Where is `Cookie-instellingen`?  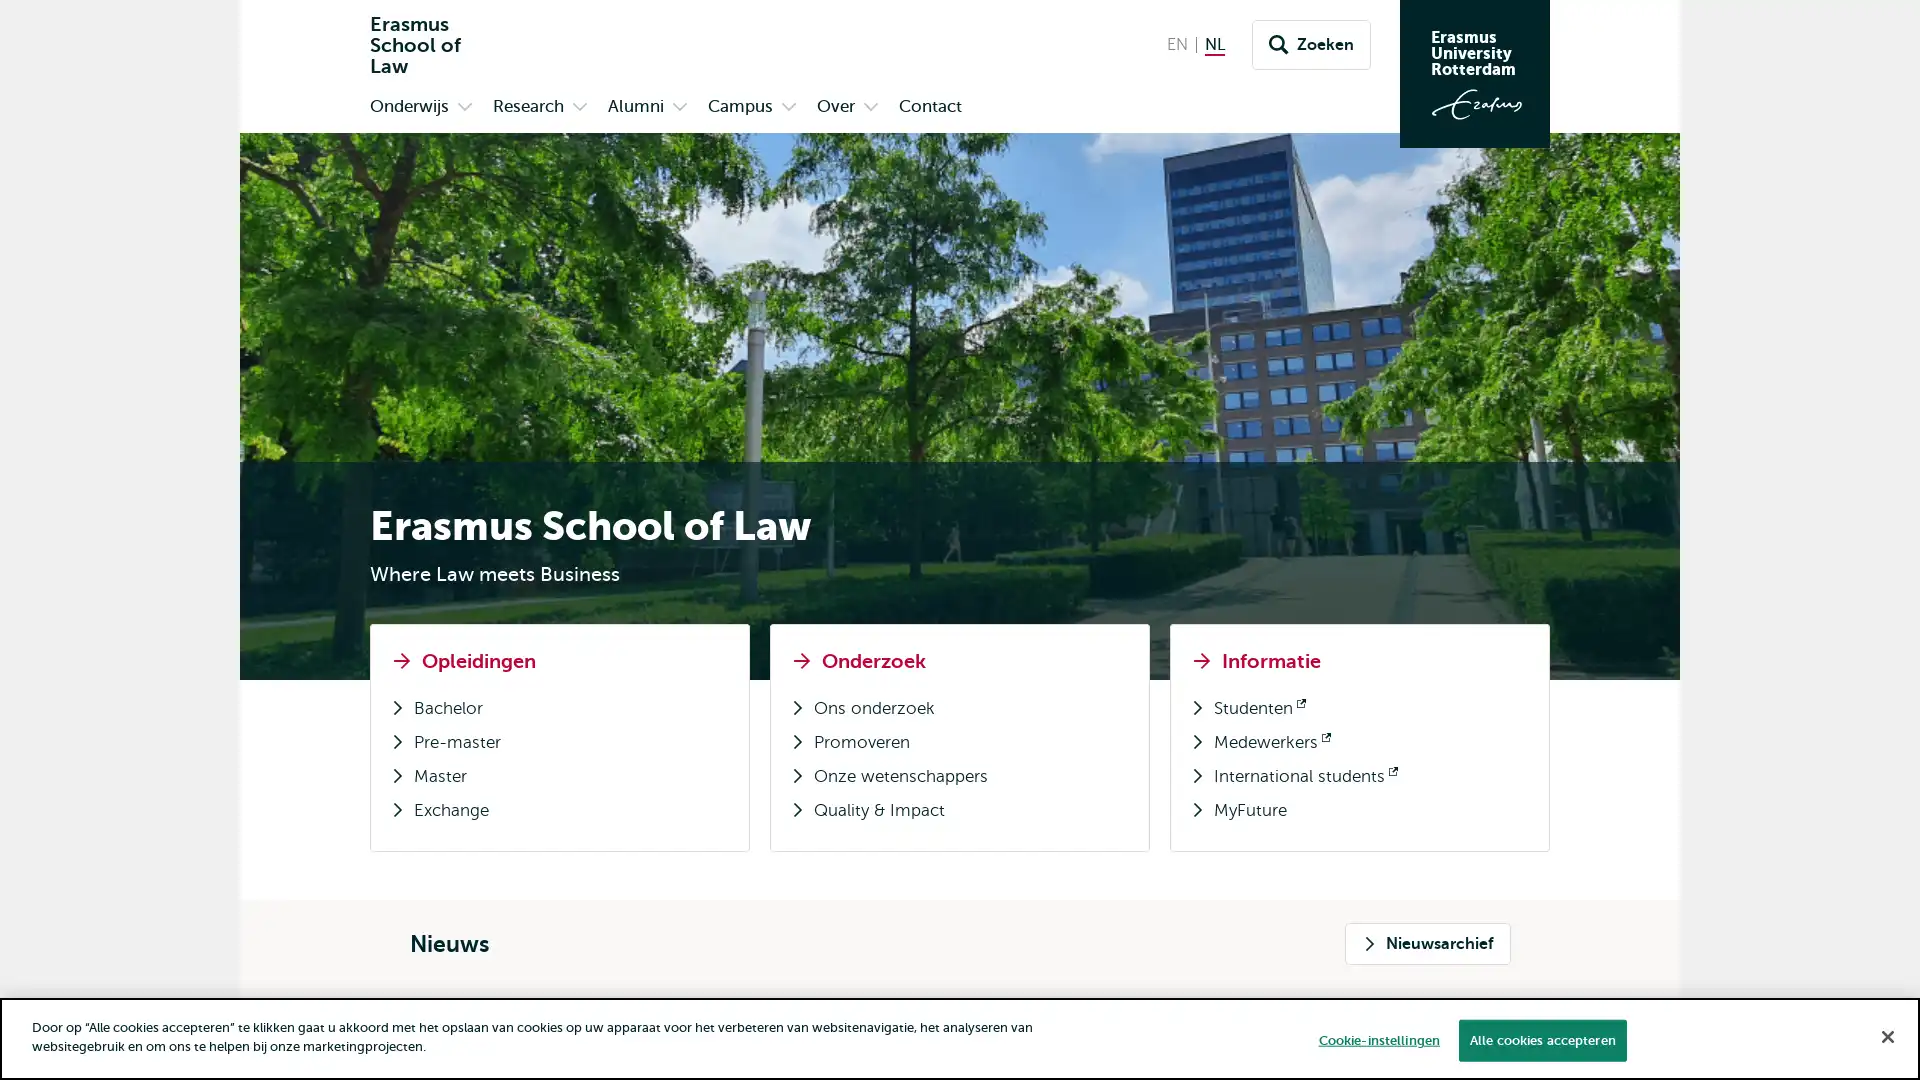
Cookie-instellingen is located at coordinates (1377, 1039).